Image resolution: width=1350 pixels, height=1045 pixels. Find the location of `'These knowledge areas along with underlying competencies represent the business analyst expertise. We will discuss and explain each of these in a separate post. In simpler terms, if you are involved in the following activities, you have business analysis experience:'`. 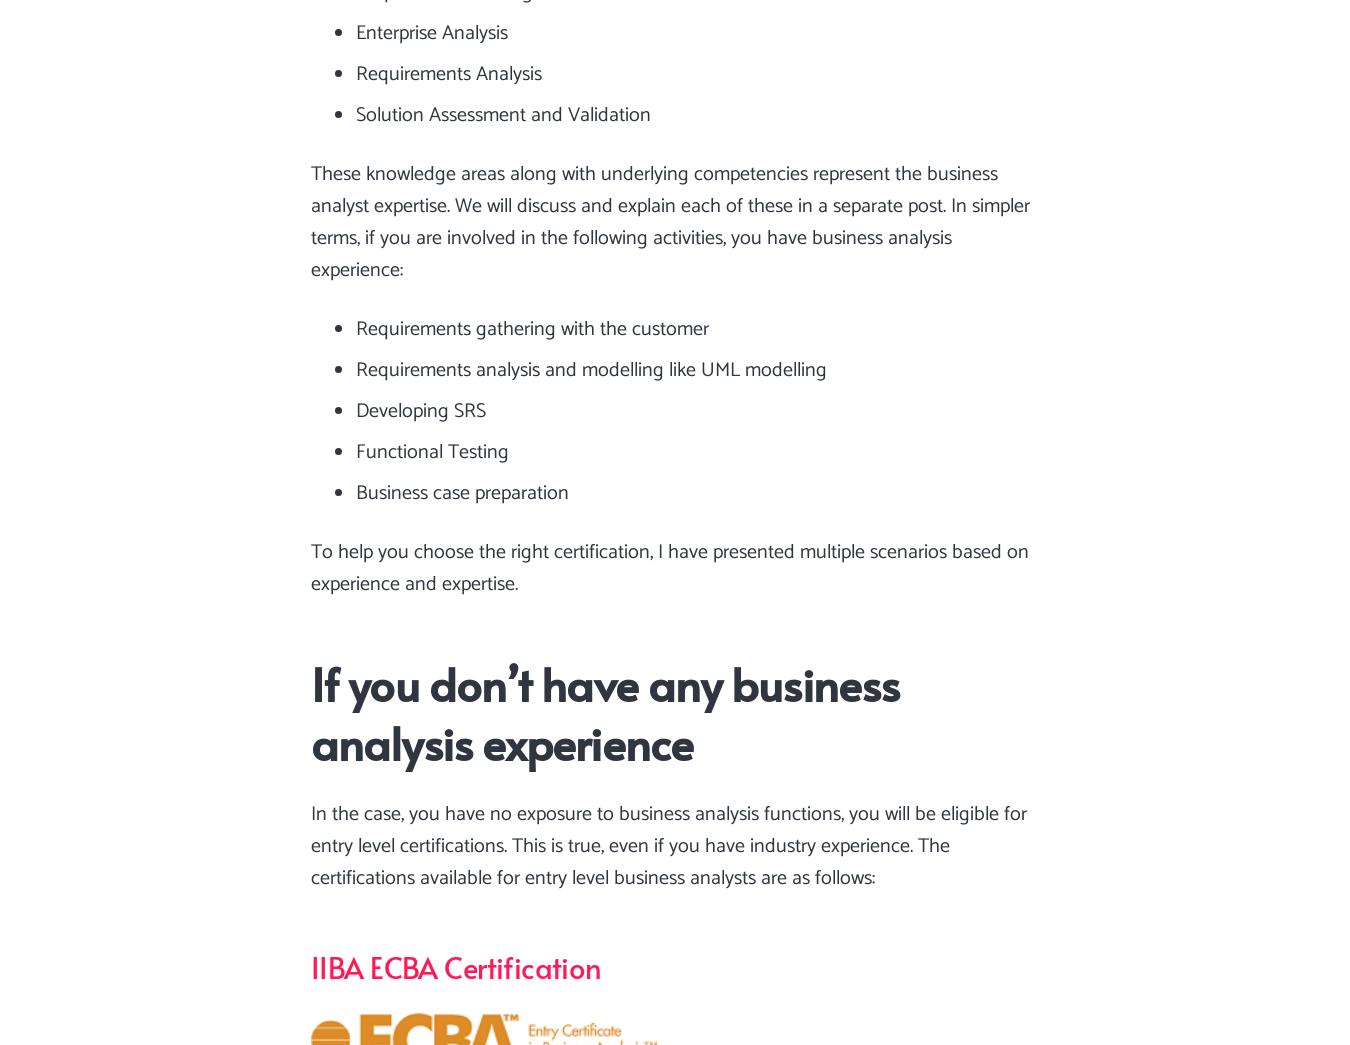

'These knowledge areas along with underlying competencies represent the business analyst expertise. We will discuss and explain each of these in a separate post. In simpler terms, if you are involved in the following activities, you have business analysis experience:' is located at coordinates (310, 222).